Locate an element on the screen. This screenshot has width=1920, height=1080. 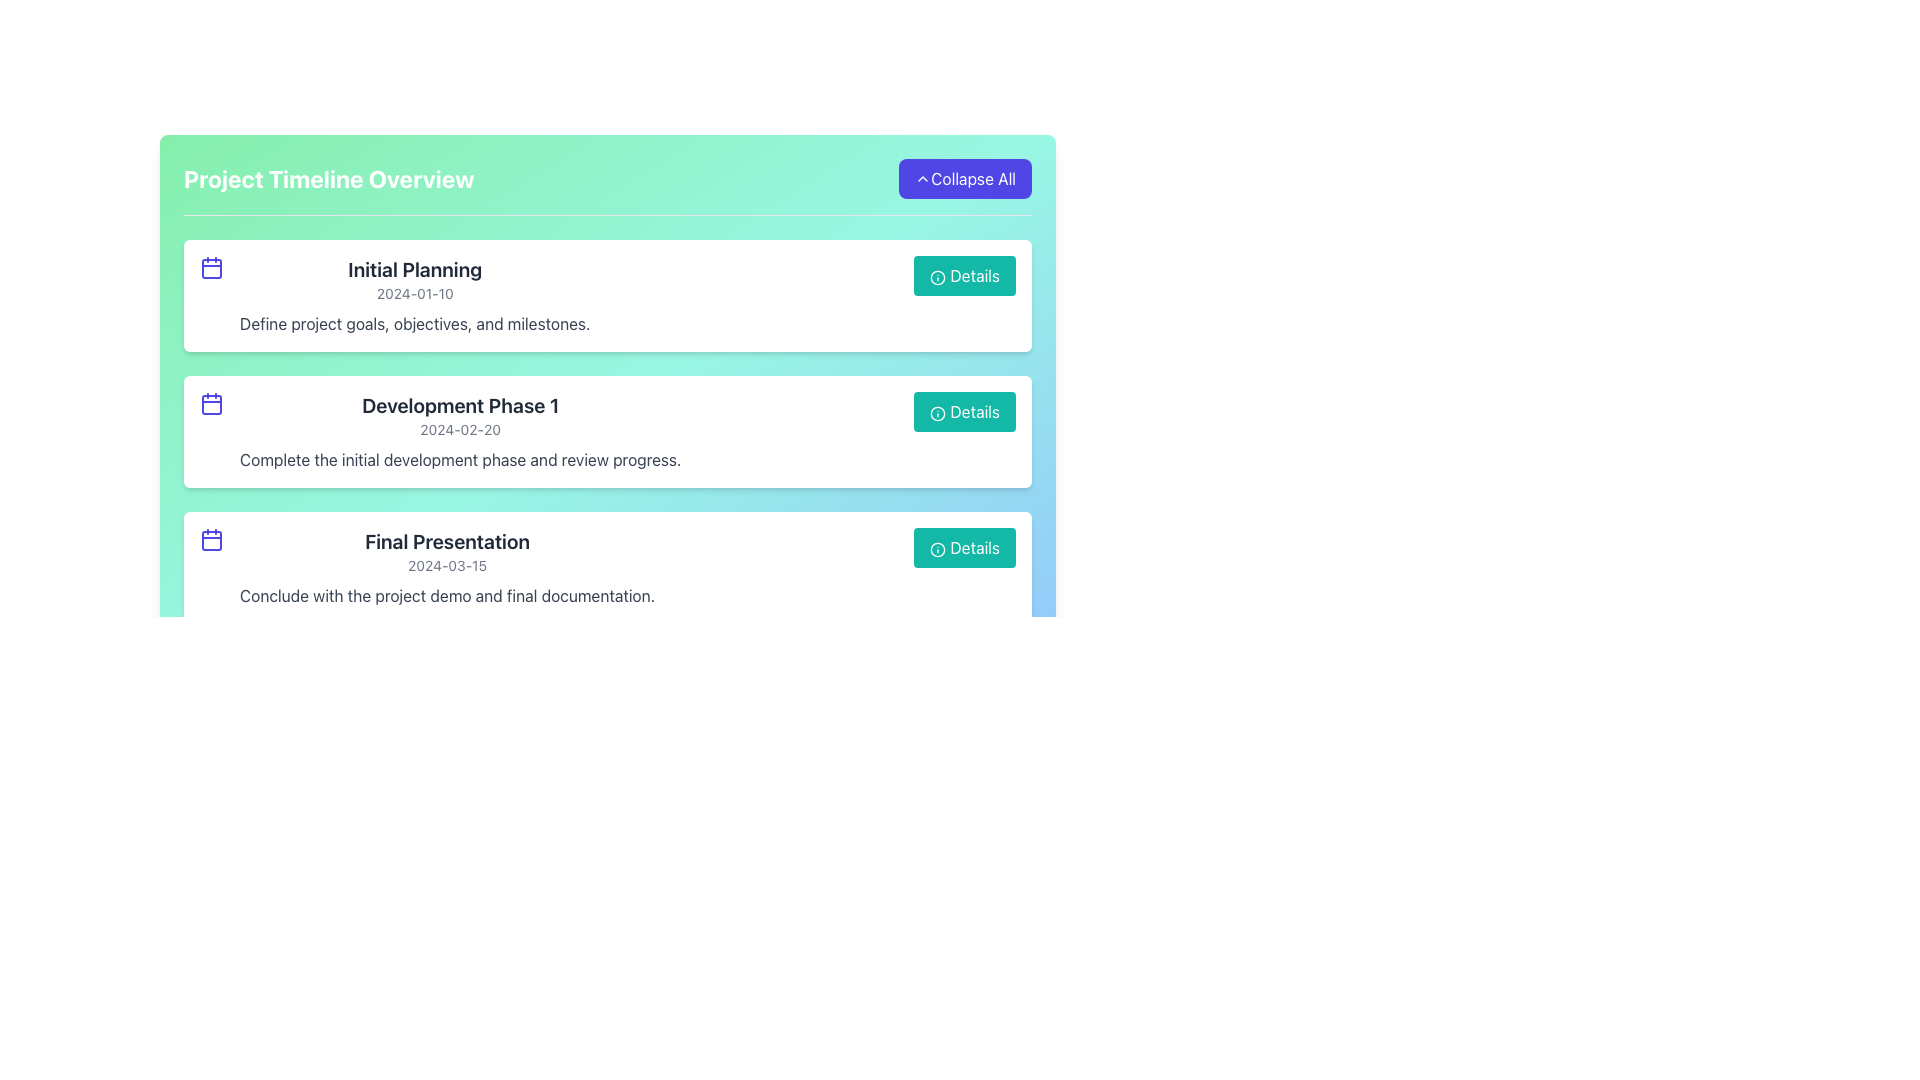
the Icon (Circle) located in the lower right corner of the 'Final Presentation' section within the 'Details' button is located at coordinates (937, 549).